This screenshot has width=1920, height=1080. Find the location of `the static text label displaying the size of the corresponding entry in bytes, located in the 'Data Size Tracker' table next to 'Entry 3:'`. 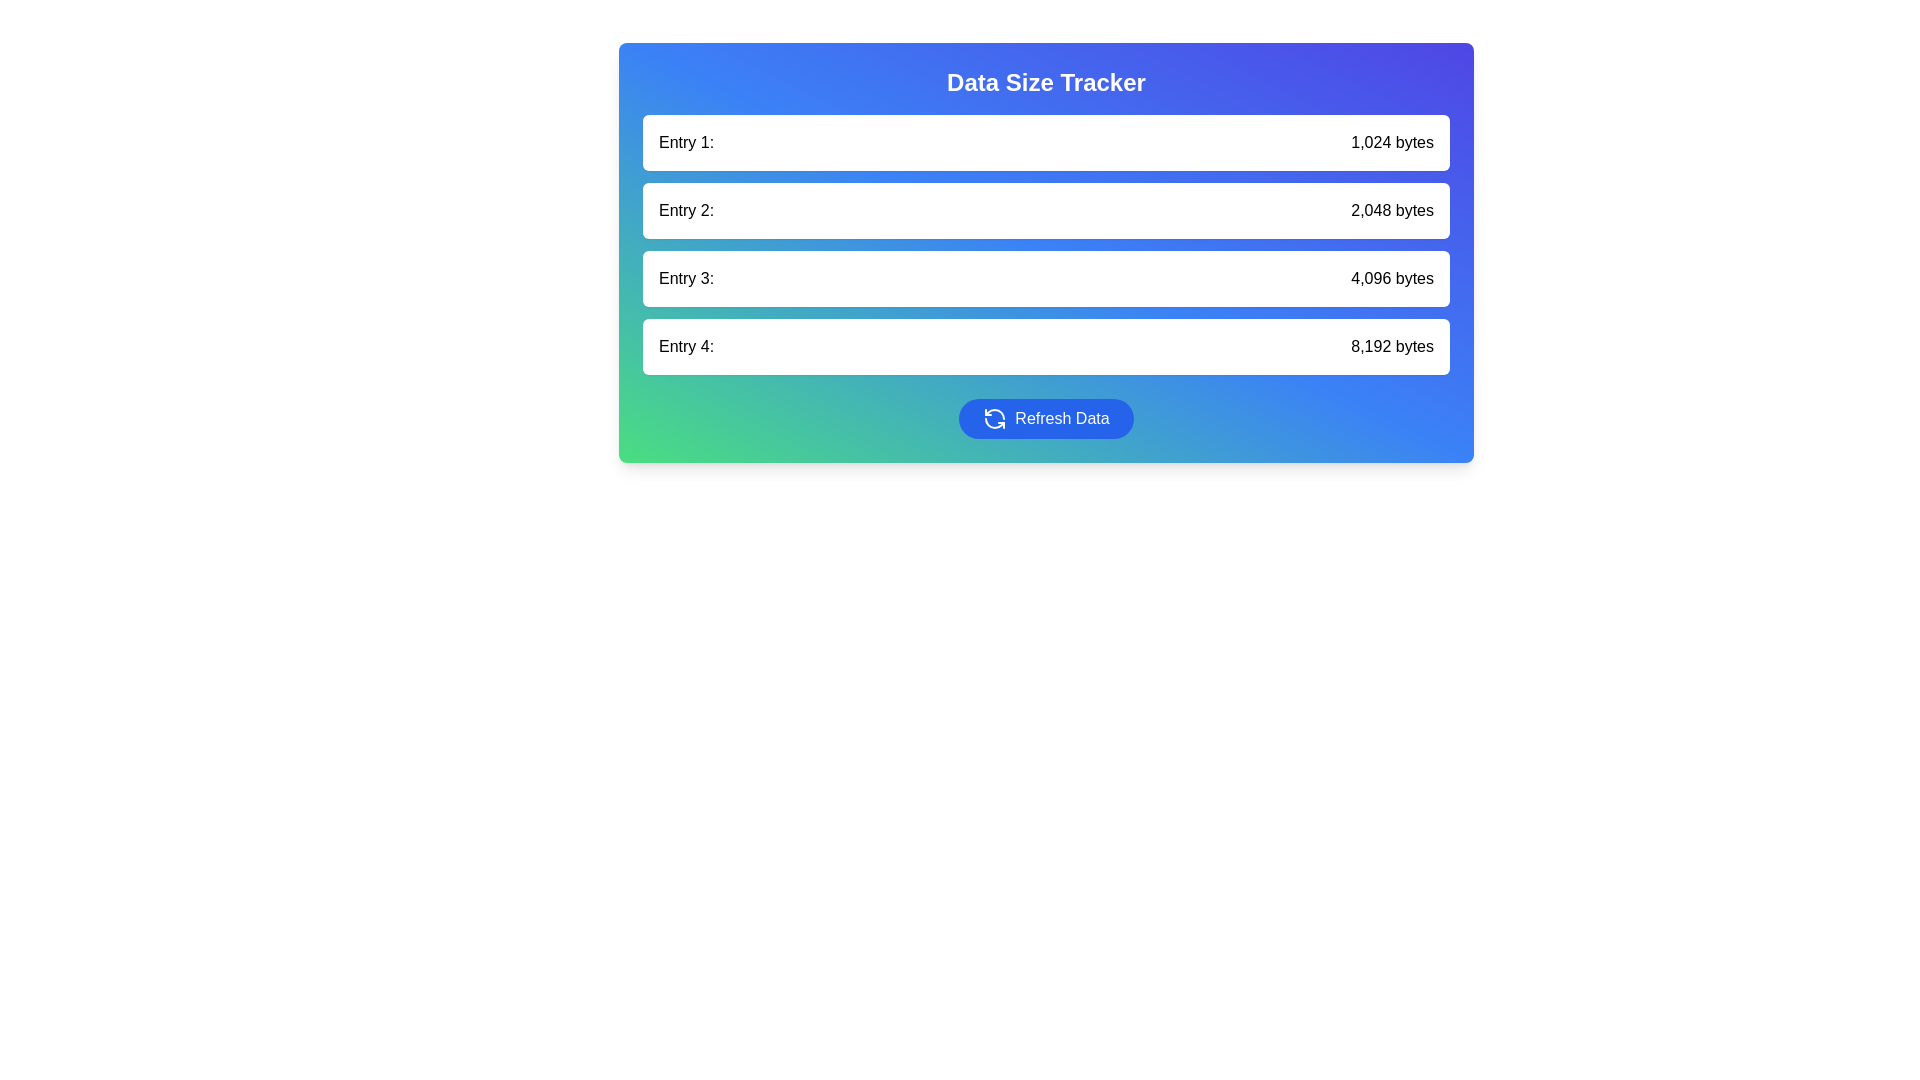

the static text label displaying the size of the corresponding entry in bytes, located in the 'Data Size Tracker' table next to 'Entry 3:' is located at coordinates (1391, 278).